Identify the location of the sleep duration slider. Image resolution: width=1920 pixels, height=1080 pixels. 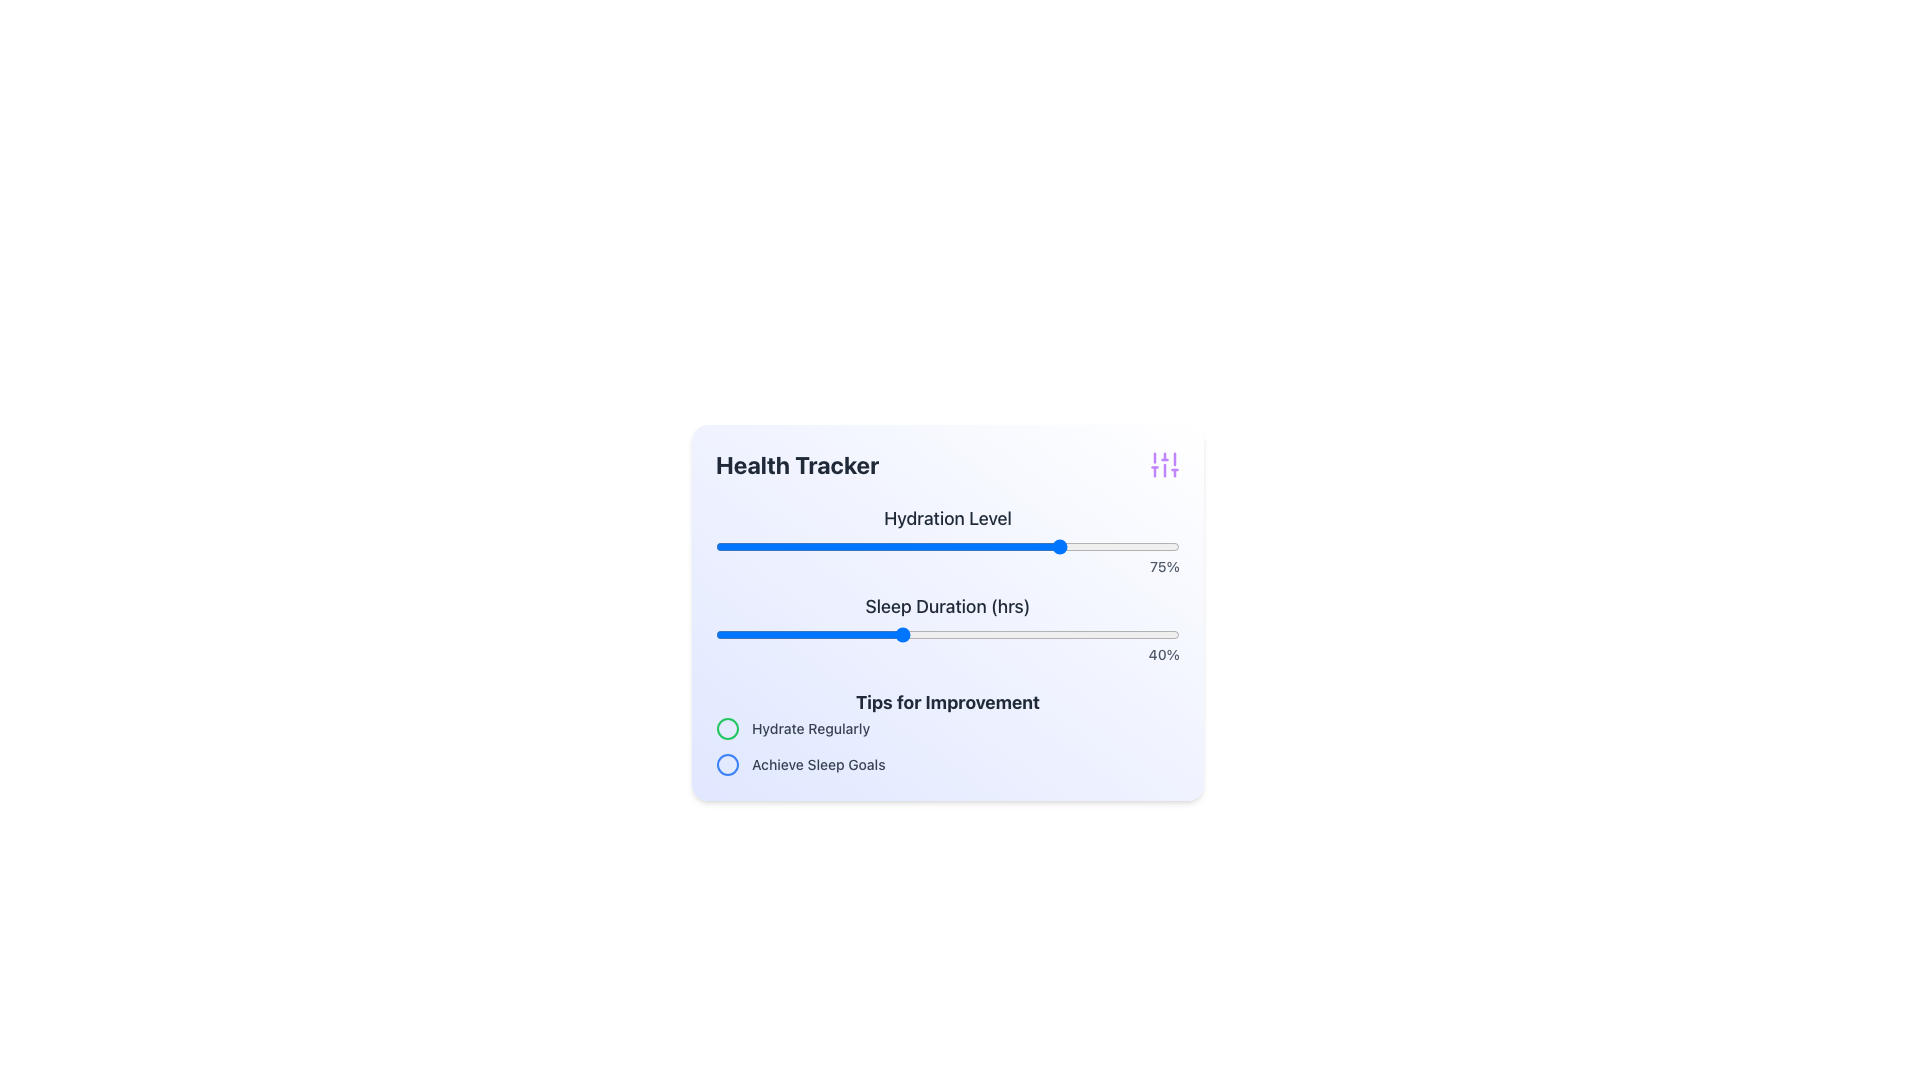
(1008, 635).